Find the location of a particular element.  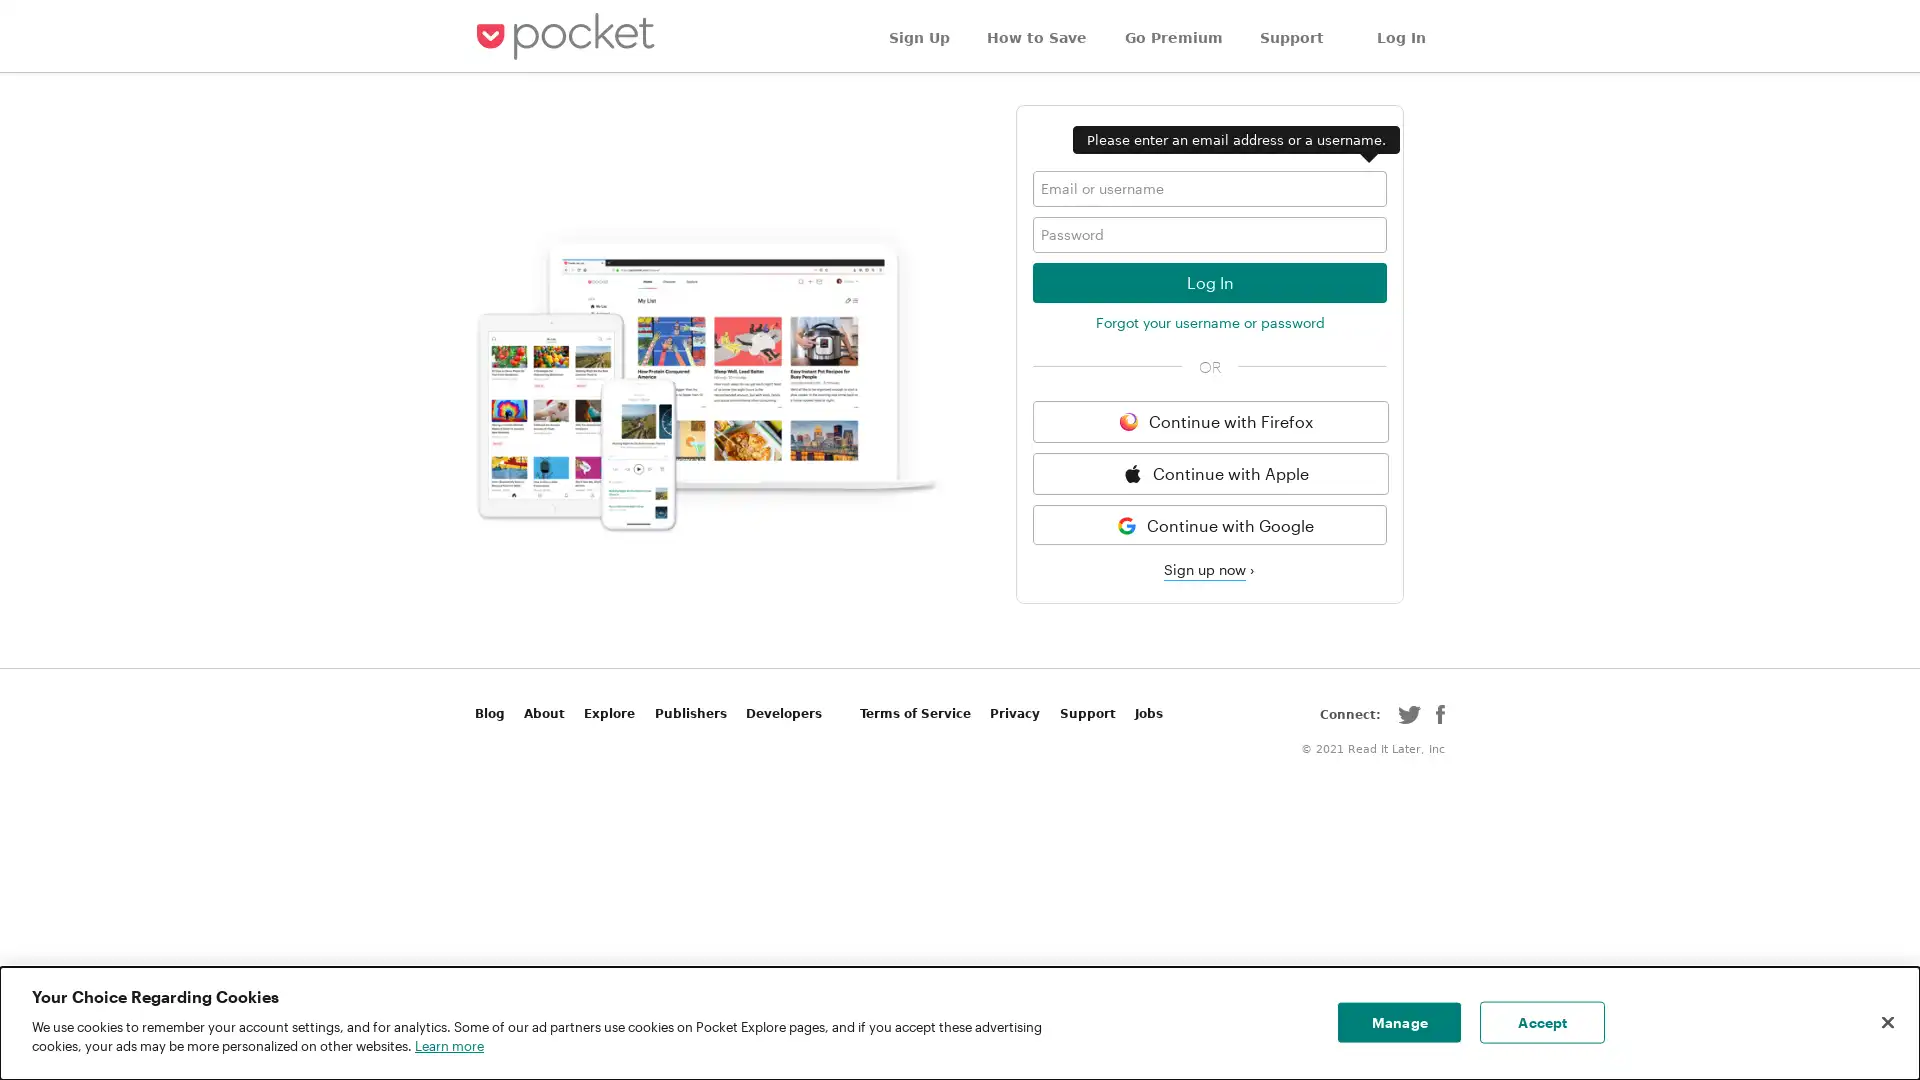

Close is located at coordinates (1886, 1022).